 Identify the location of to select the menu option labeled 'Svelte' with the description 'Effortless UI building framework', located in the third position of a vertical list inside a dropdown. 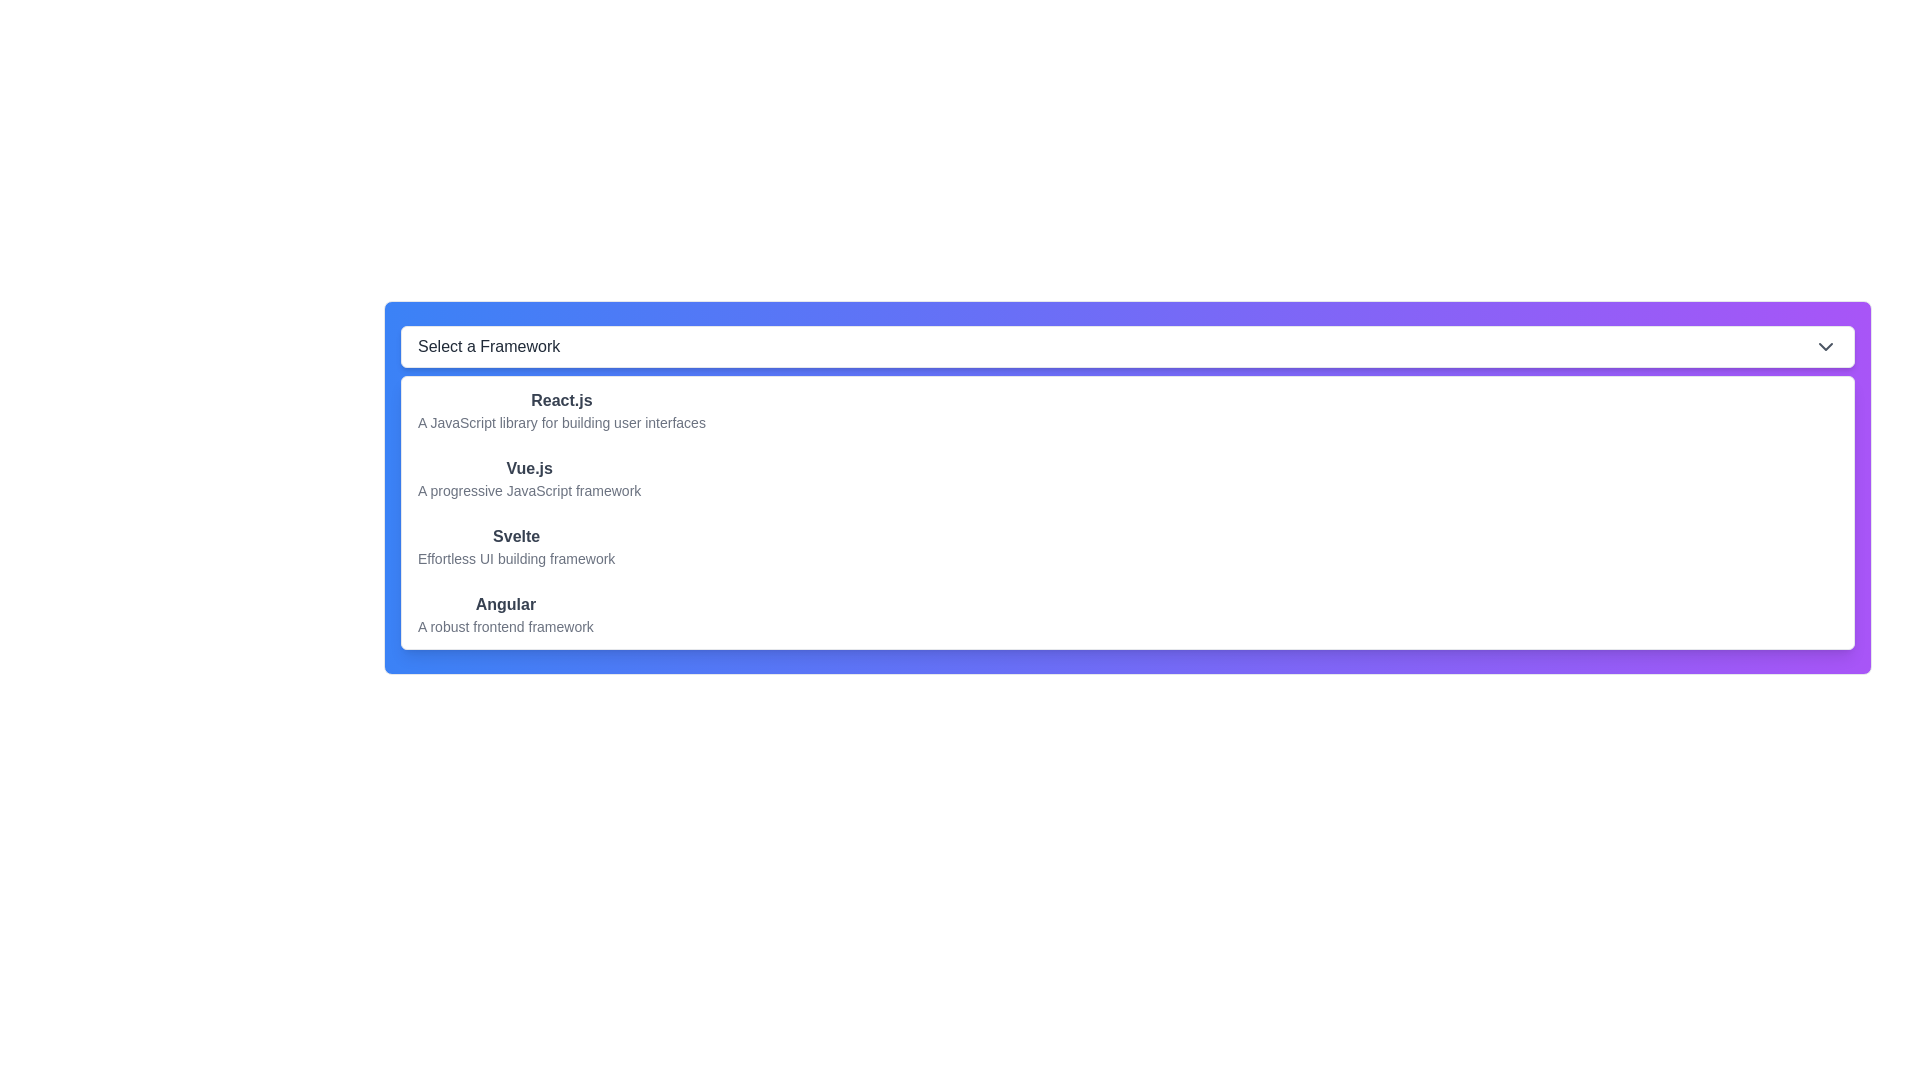
(1128, 547).